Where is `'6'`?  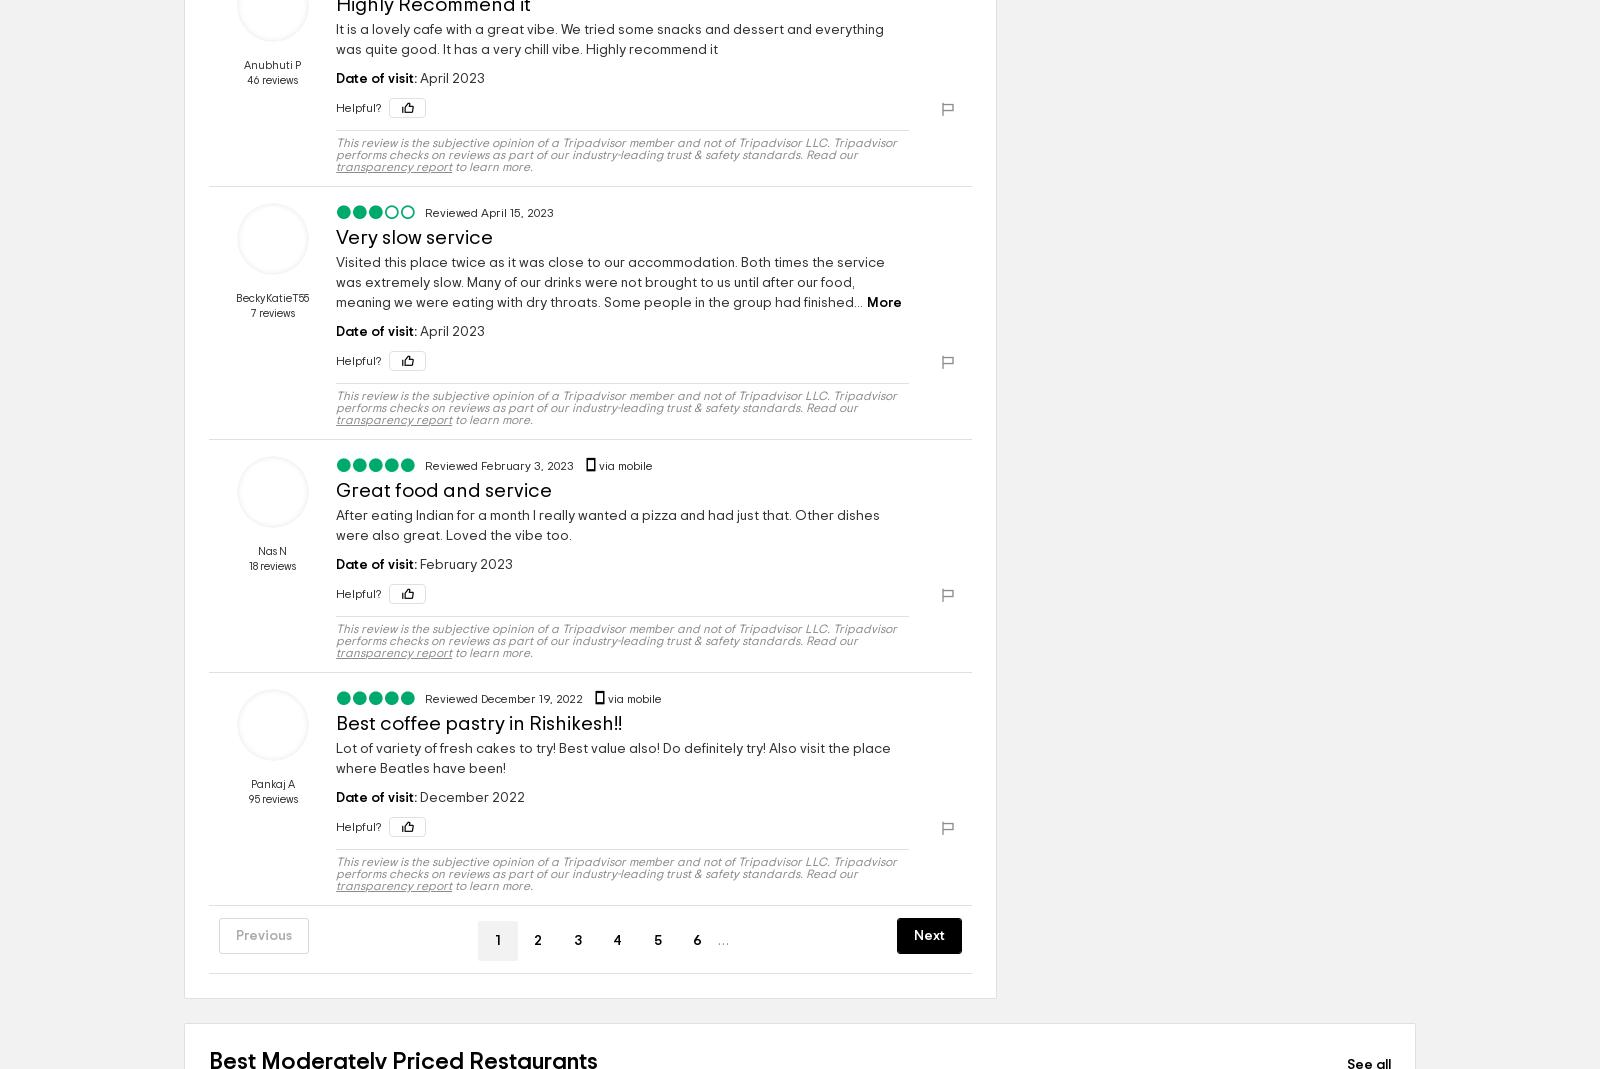 '6' is located at coordinates (692, 940).